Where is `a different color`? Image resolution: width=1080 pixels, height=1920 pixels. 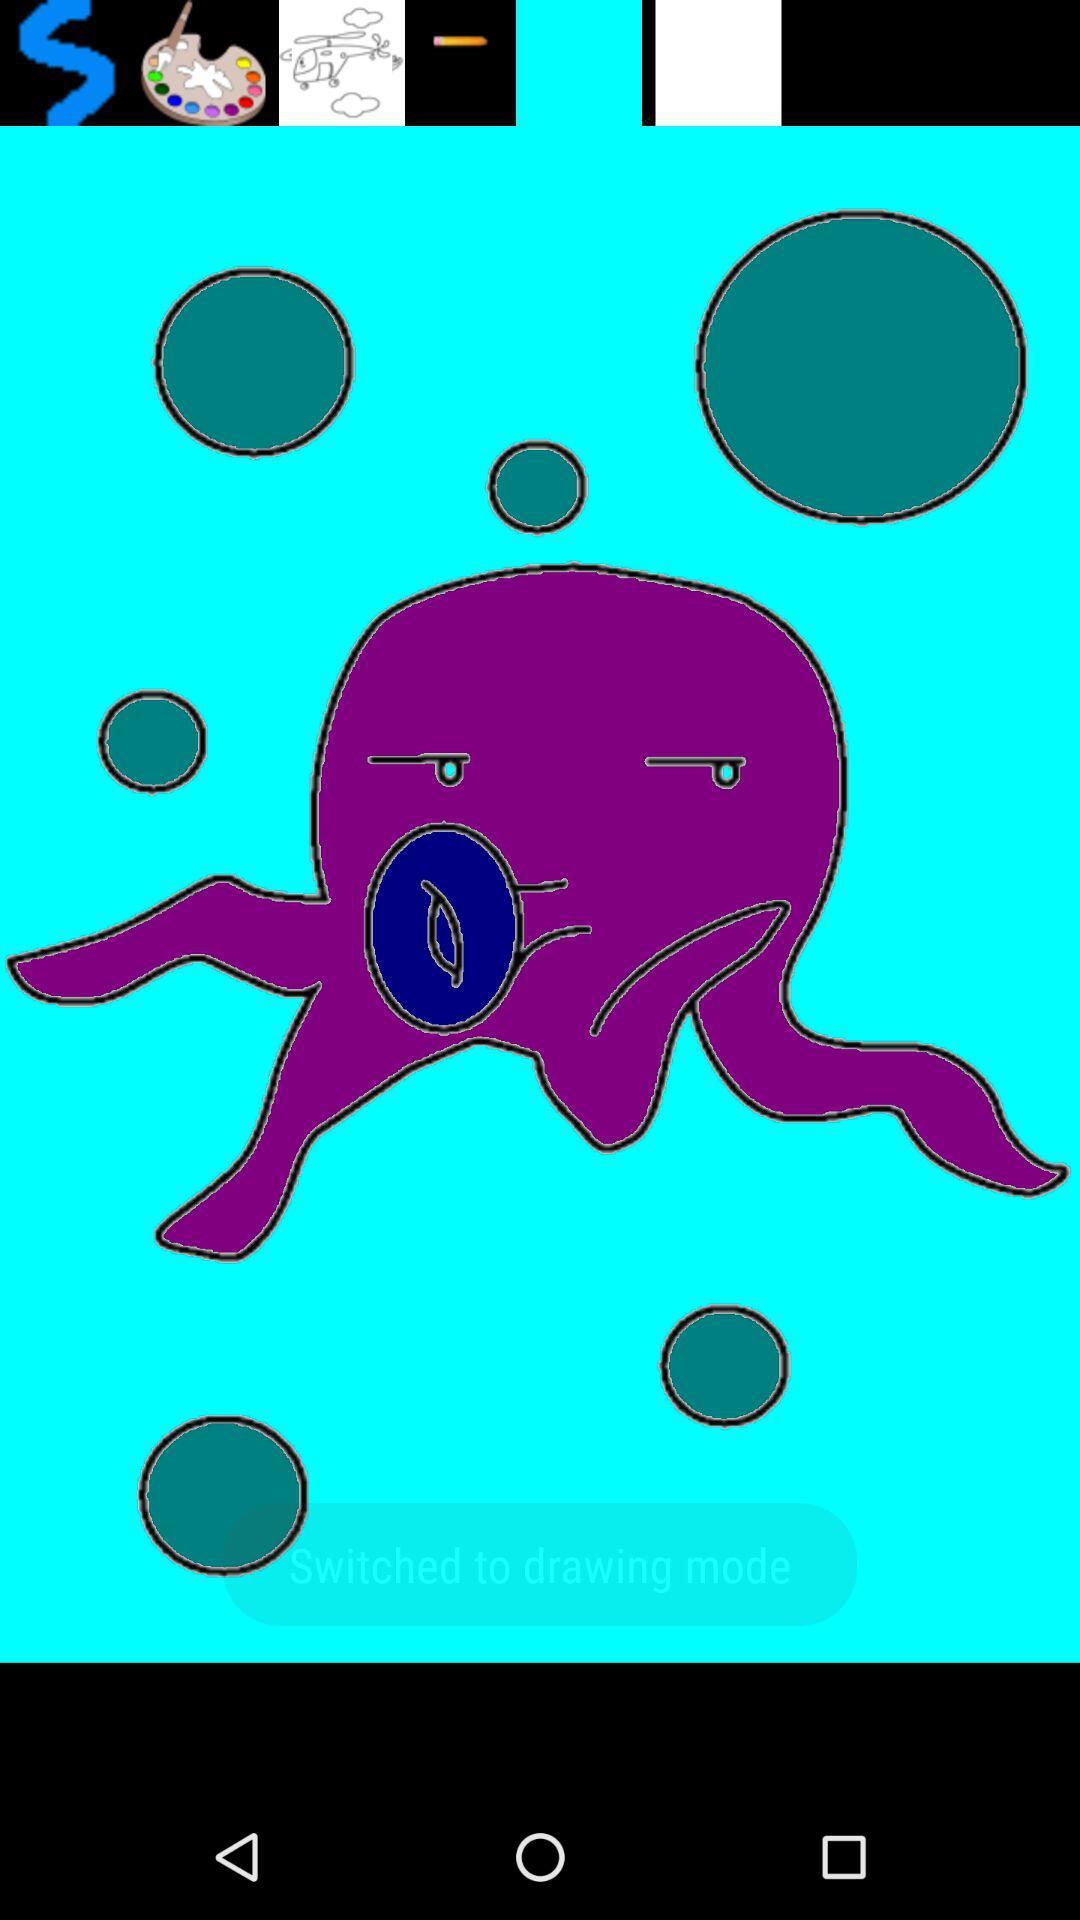 a different color is located at coordinates (202, 62).